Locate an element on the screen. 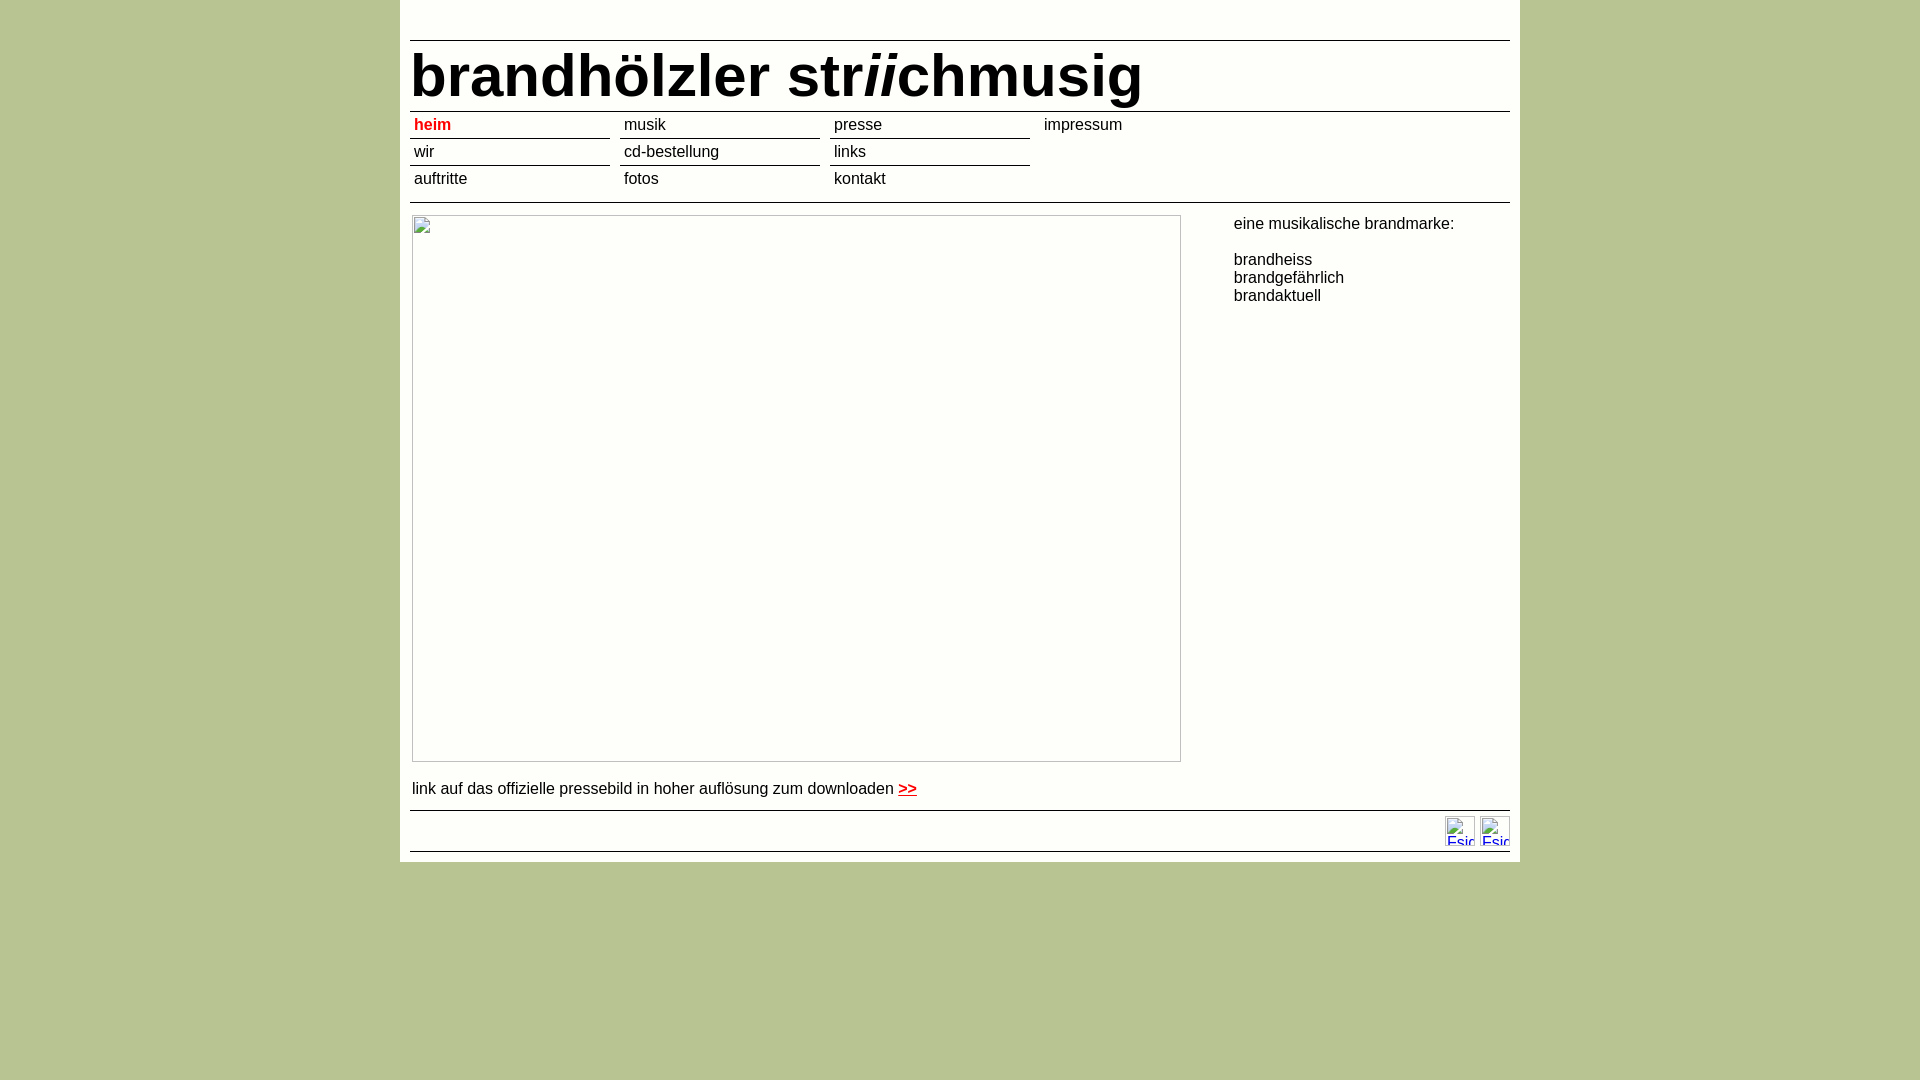 The width and height of the screenshot is (1920, 1080). 'fotos' is located at coordinates (623, 177).